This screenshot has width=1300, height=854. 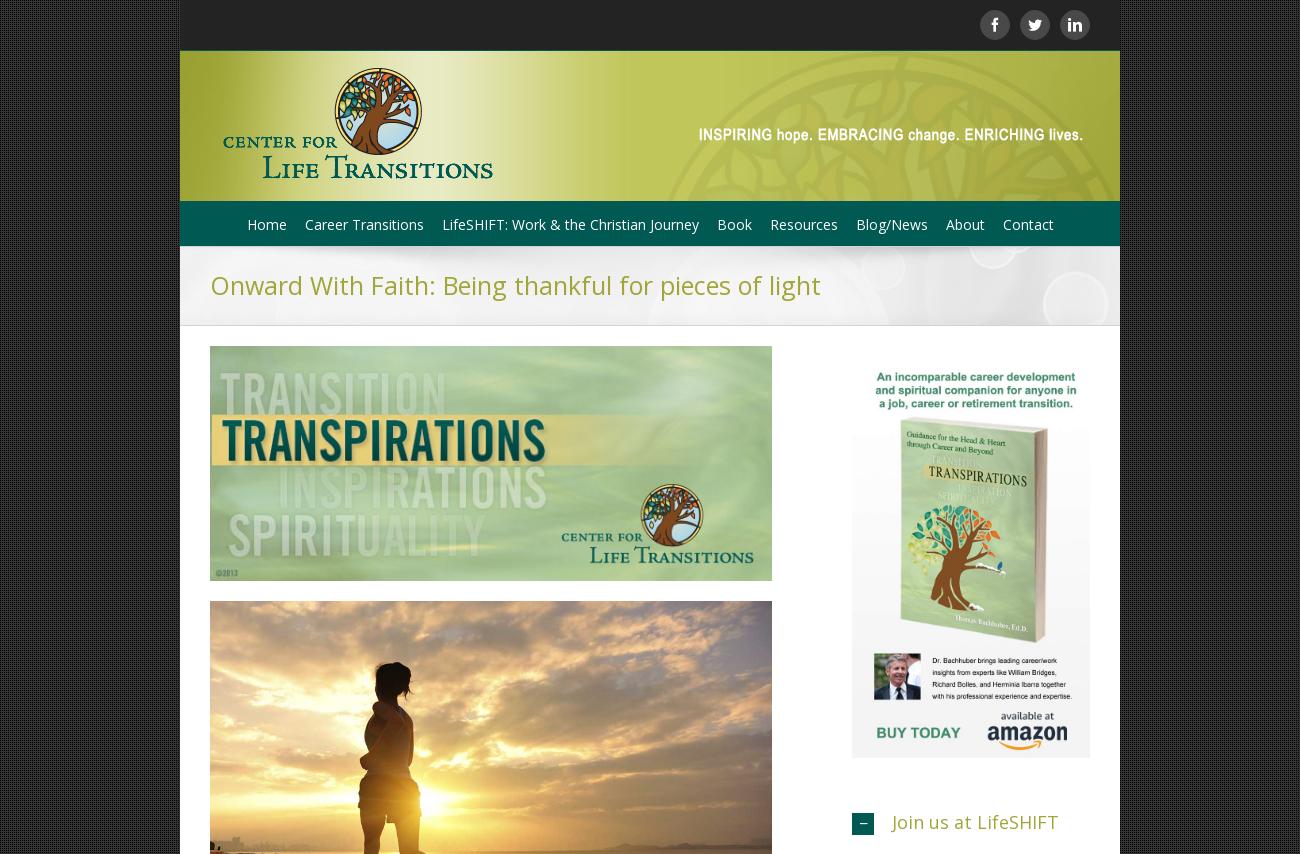 What do you see at coordinates (405, 326) in the screenshot?
I see `'Job Search Courage Online Workshop'` at bounding box center [405, 326].